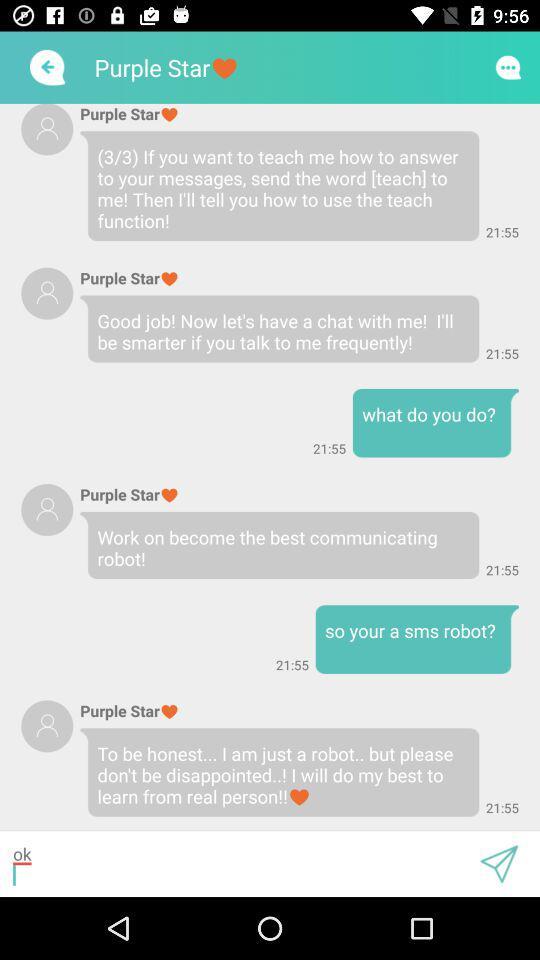 The height and width of the screenshot is (960, 540). I want to click on ok, so click(239, 863).